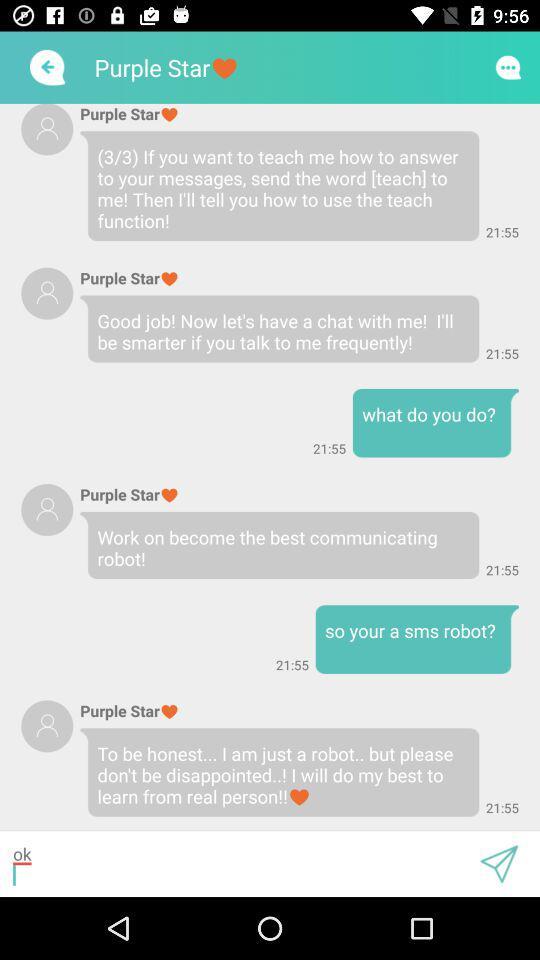 The height and width of the screenshot is (960, 540). I want to click on ok, so click(239, 863).